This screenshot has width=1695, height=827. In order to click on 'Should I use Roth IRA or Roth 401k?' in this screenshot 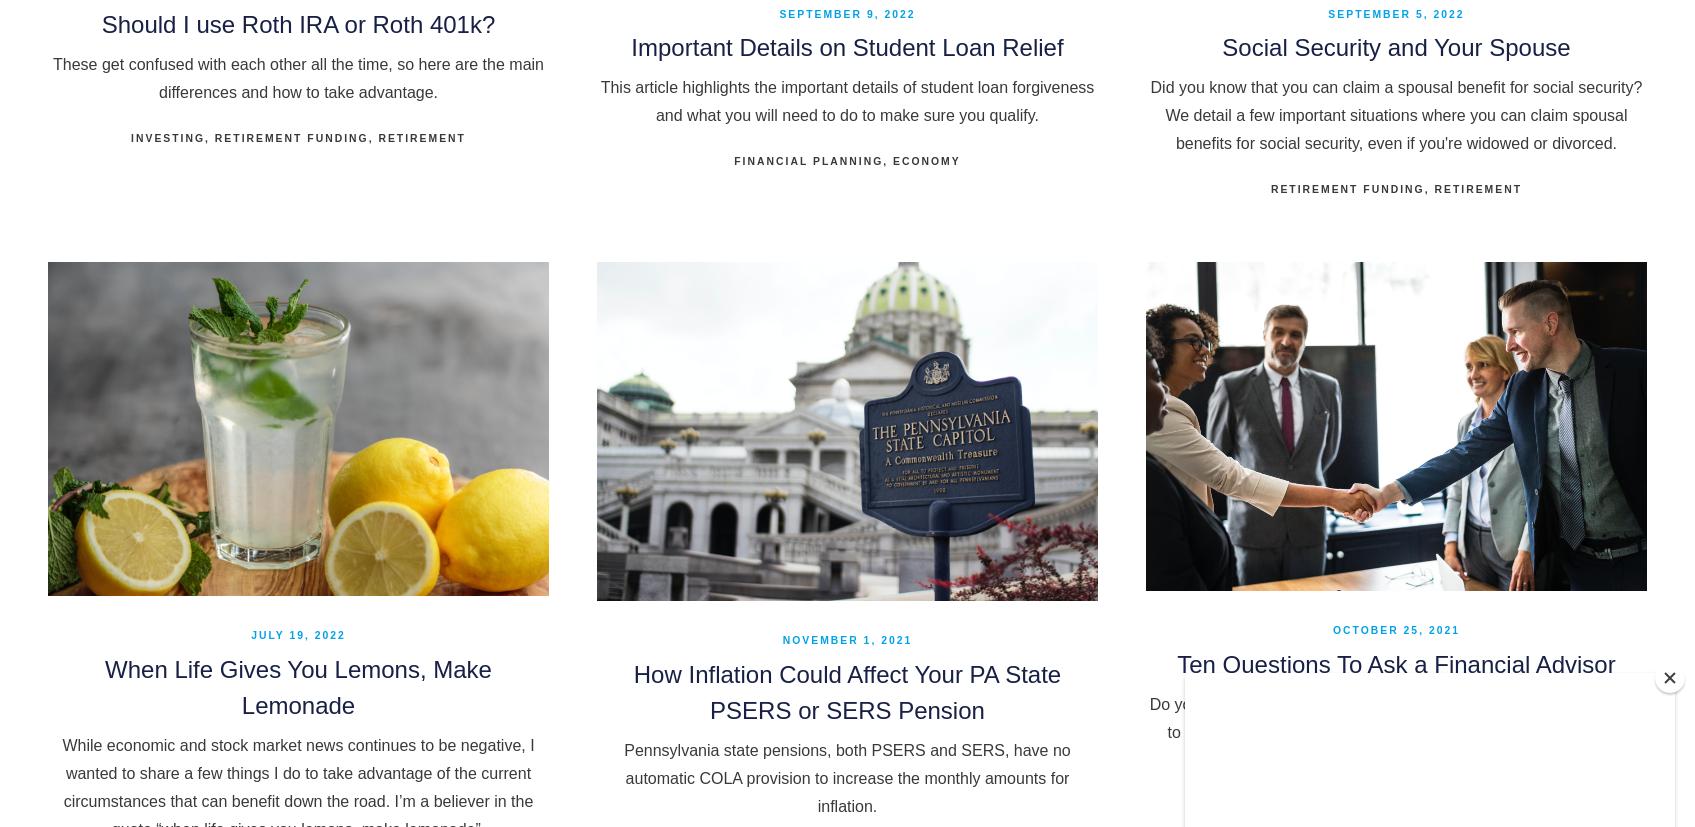, I will do `click(297, 23)`.